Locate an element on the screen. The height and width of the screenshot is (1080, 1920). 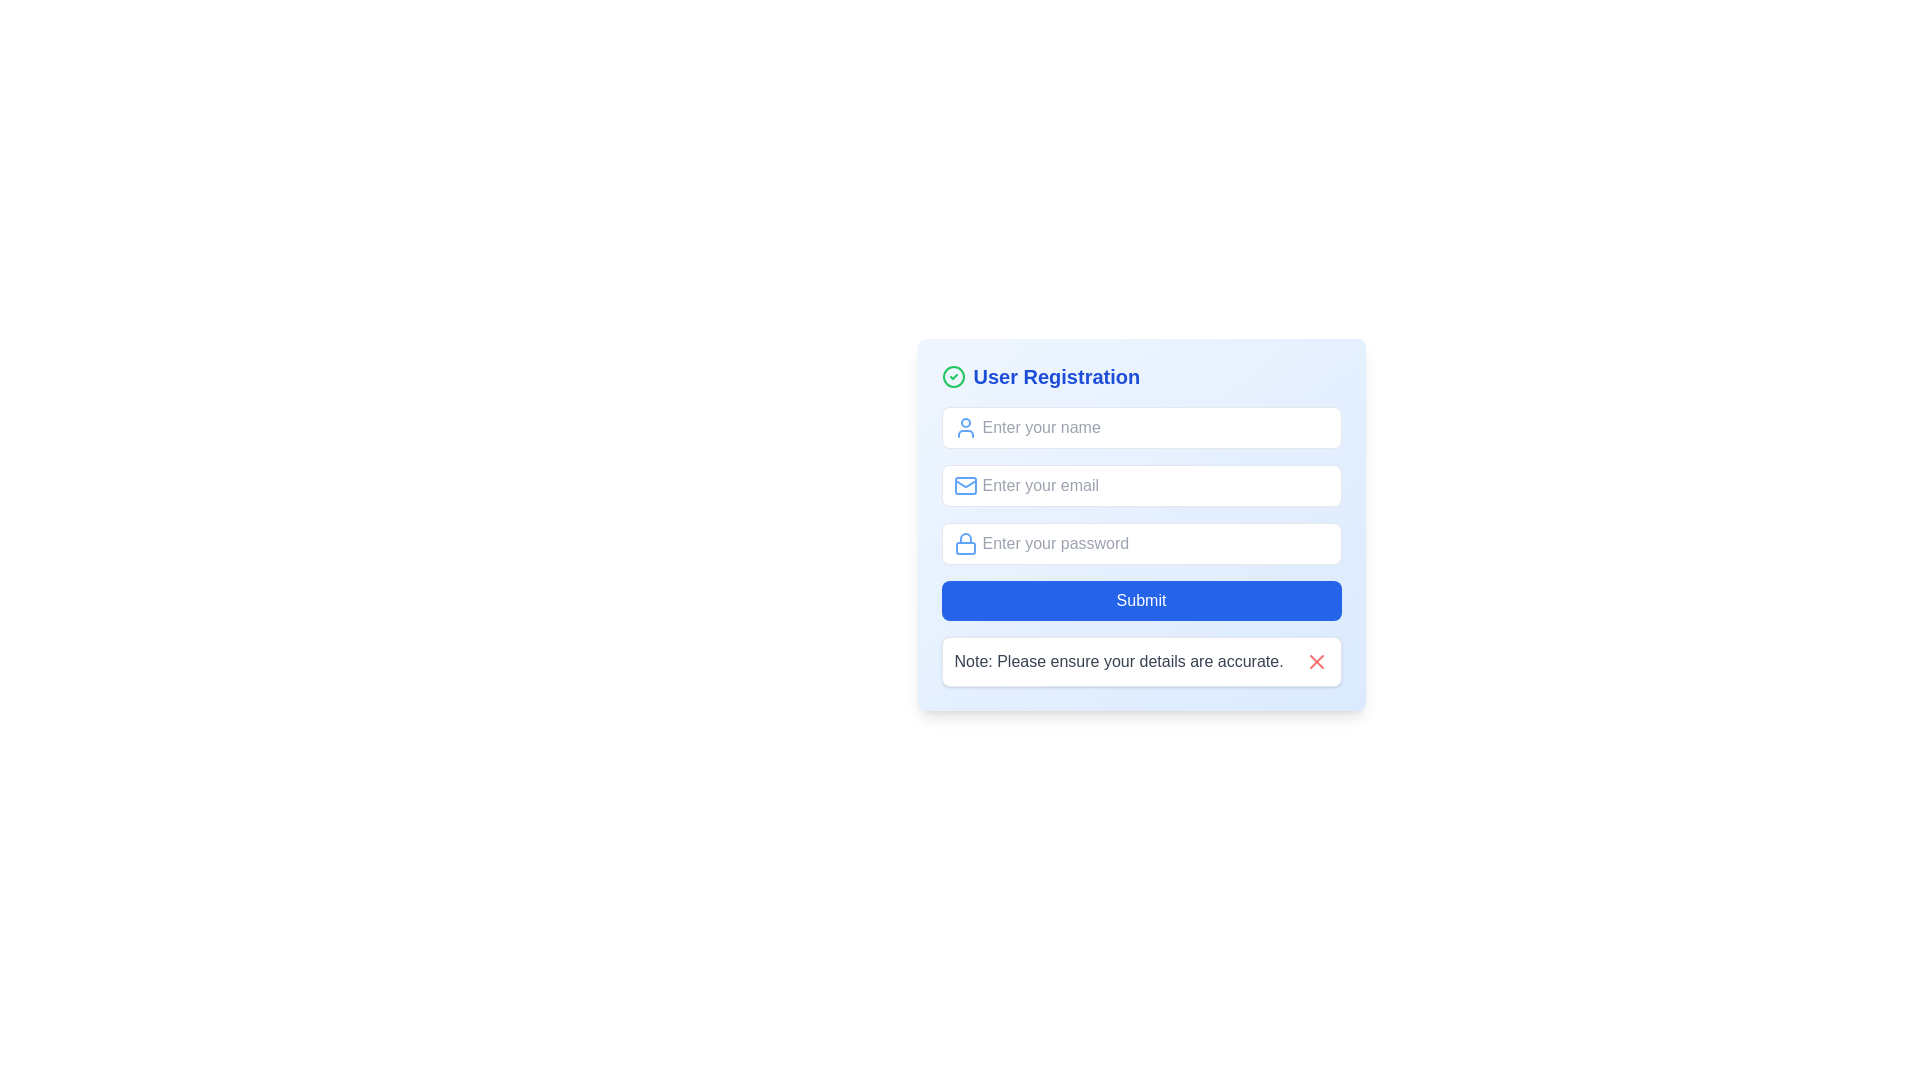
the static text element that provides cautionary instructions, located below the 'Submit' button on the user registration form is located at coordinates (1117, 662).